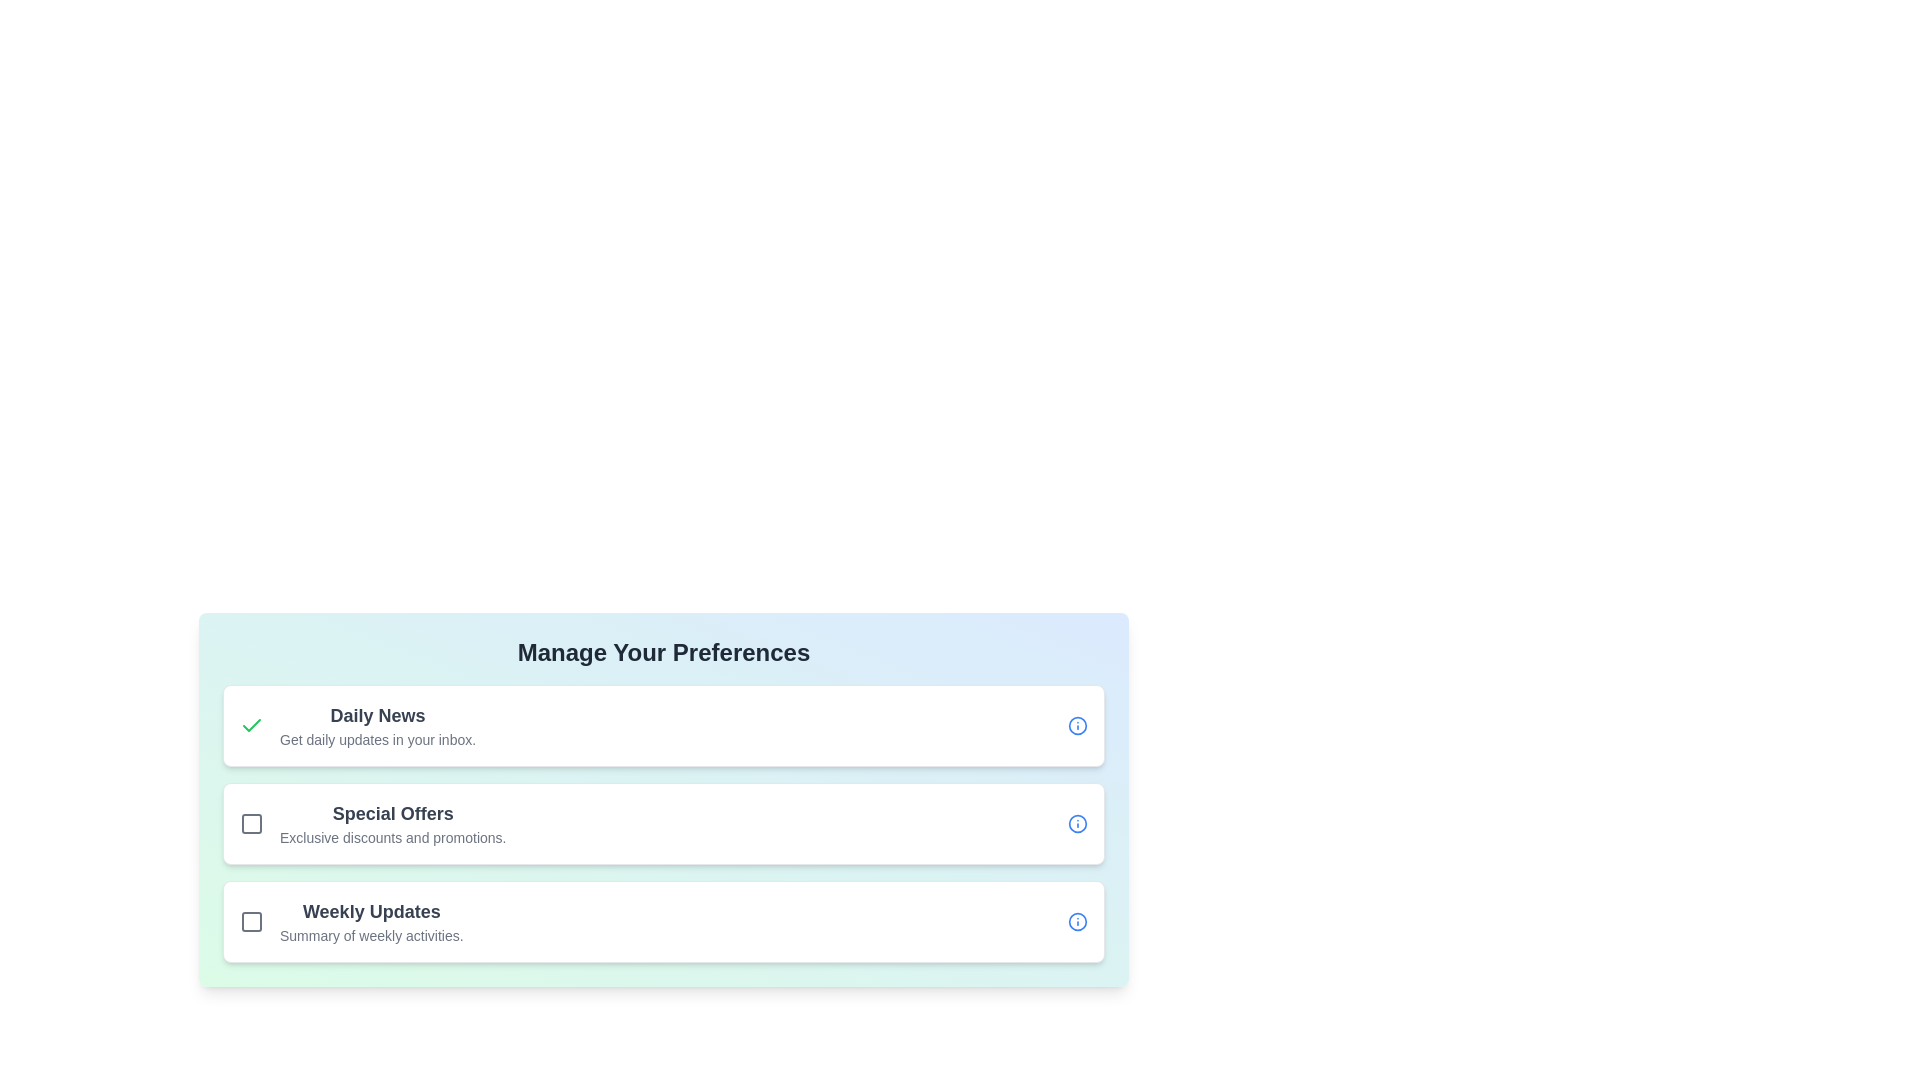 Image resolution: width=1920 pixels, height=1080 pixels. Describe the element at coordinates (378, 740) in the screenshot. I see `the descriptive text label explaining the 'Daily News' option located under the 'Manage Your Preferences' section` at that location.